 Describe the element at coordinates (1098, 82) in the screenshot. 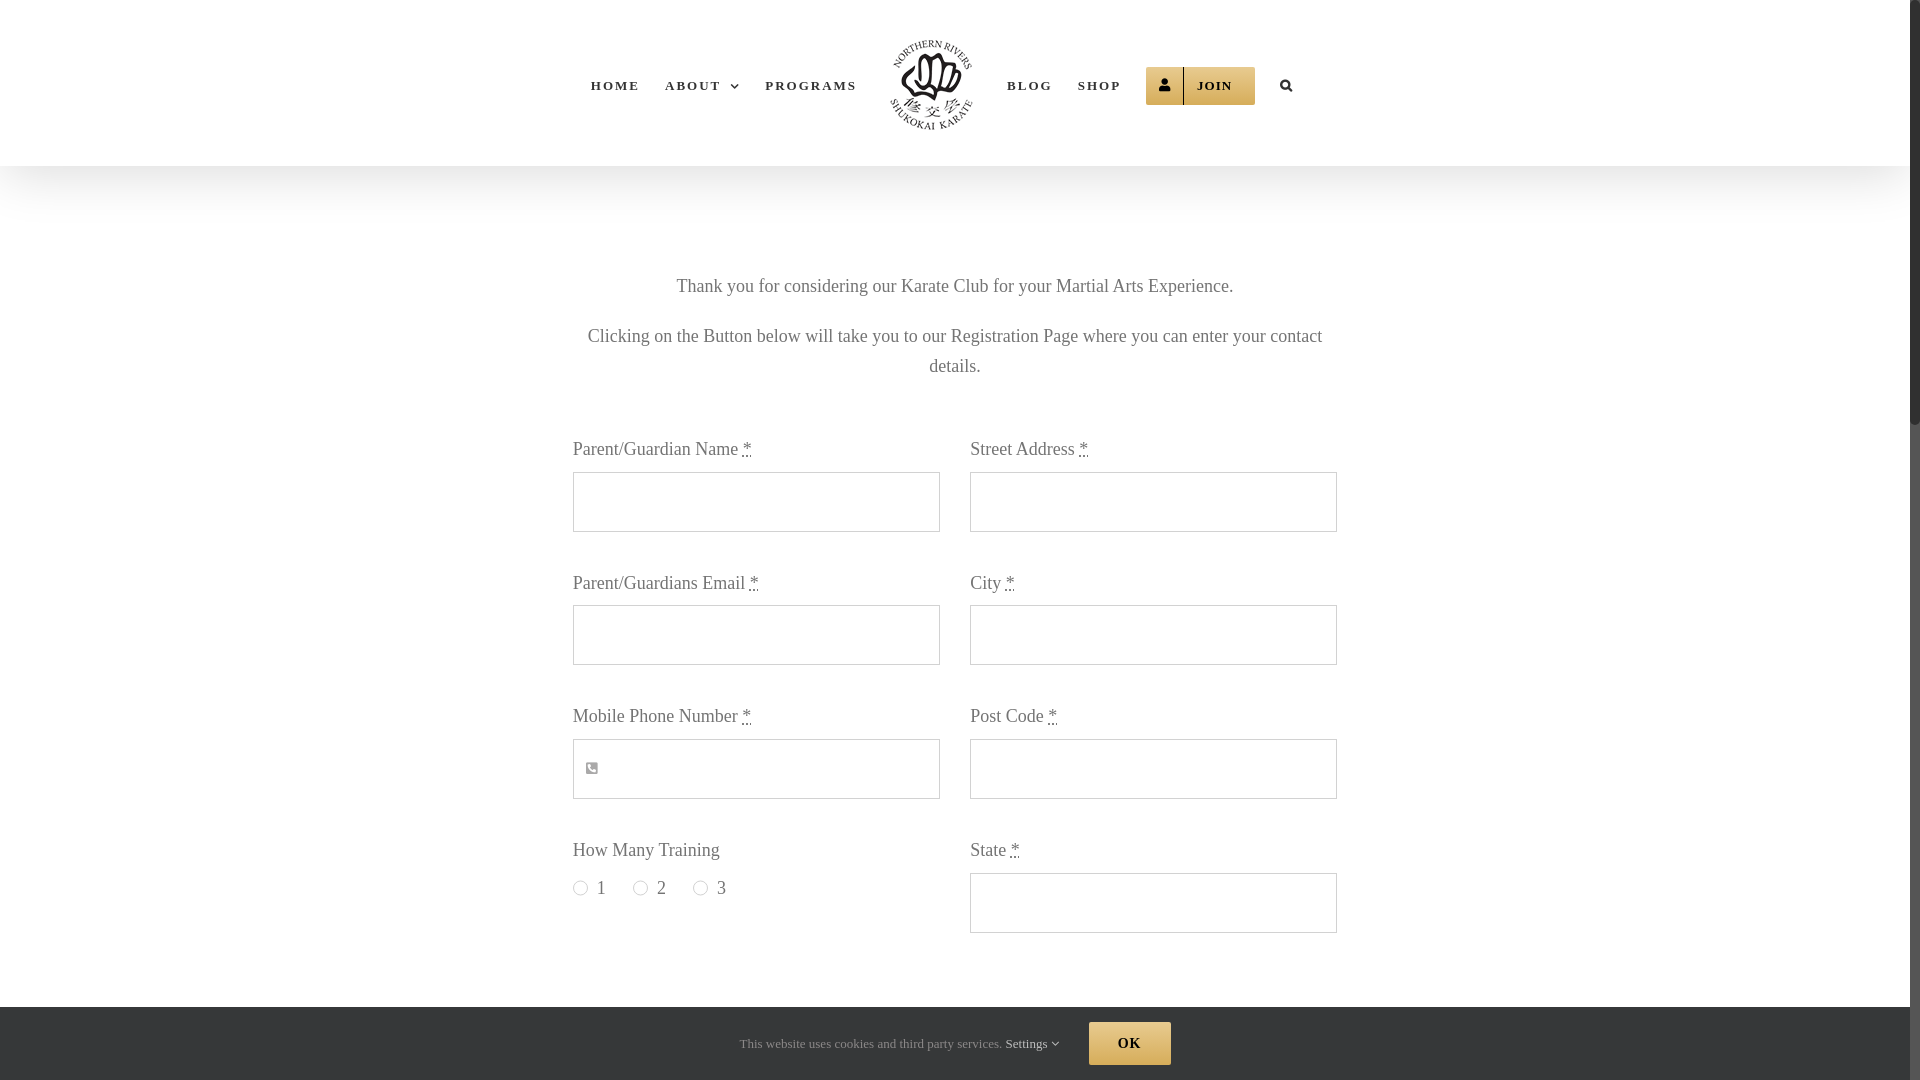

I see `'SHOP'` at that location.